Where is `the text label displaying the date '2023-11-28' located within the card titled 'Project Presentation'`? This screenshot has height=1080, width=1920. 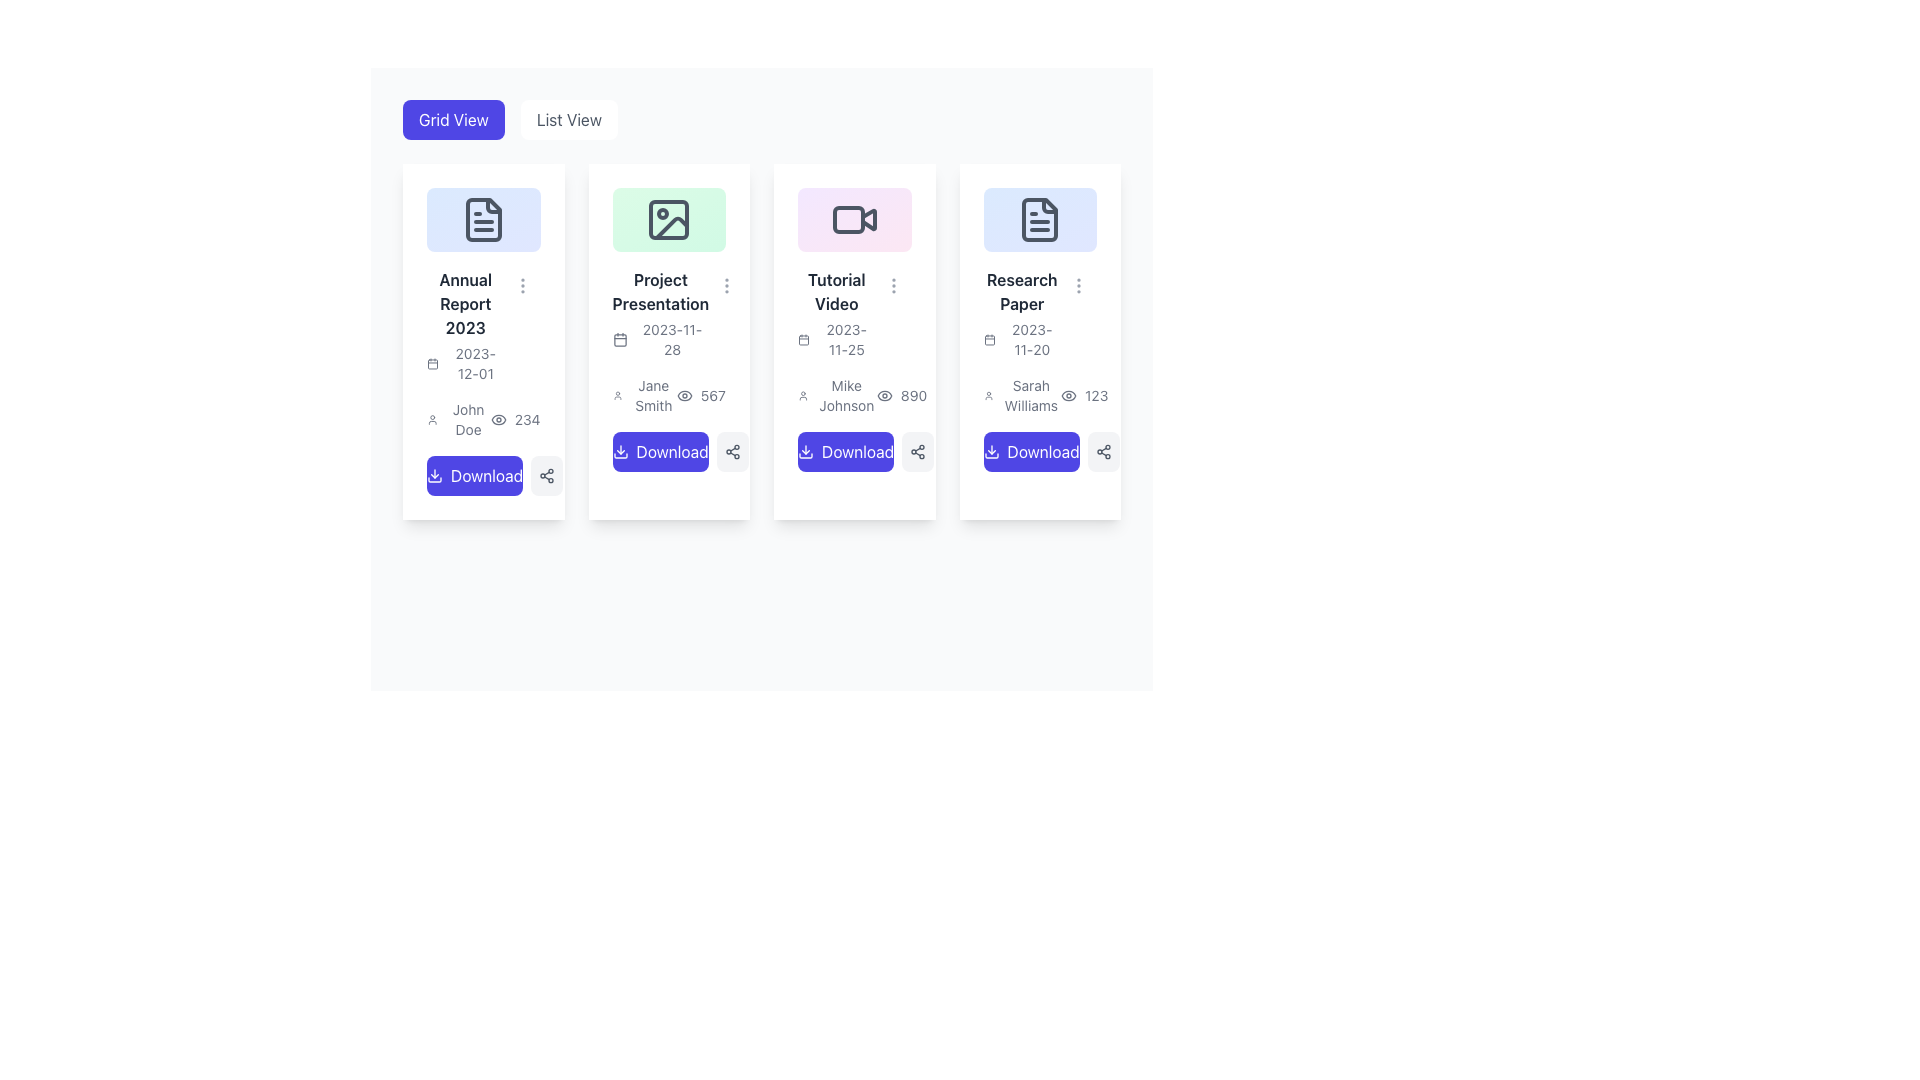 the text label displaying the date '2023-11-28' located within the card titled 'Project Presentation' is located at coordinates (672, 338).